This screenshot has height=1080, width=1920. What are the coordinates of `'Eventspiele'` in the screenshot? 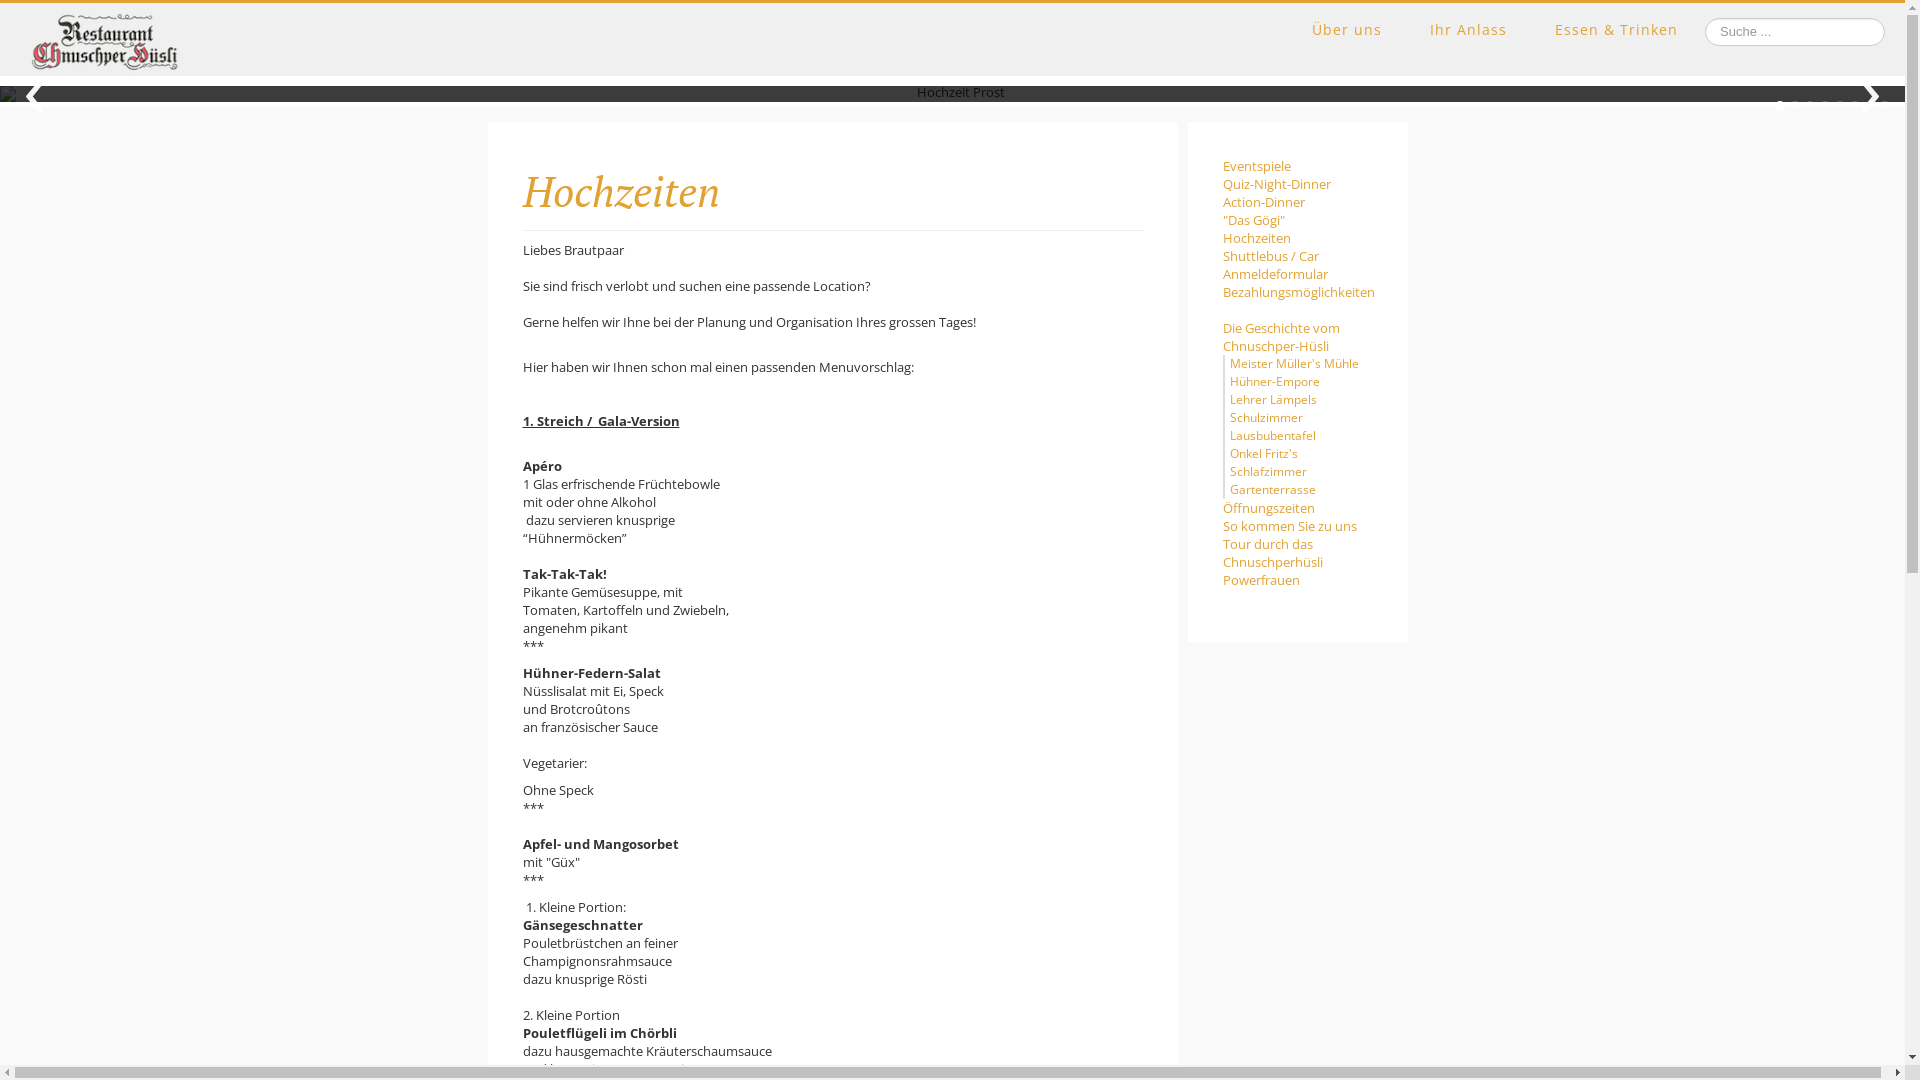 It's located at (1297, 164).